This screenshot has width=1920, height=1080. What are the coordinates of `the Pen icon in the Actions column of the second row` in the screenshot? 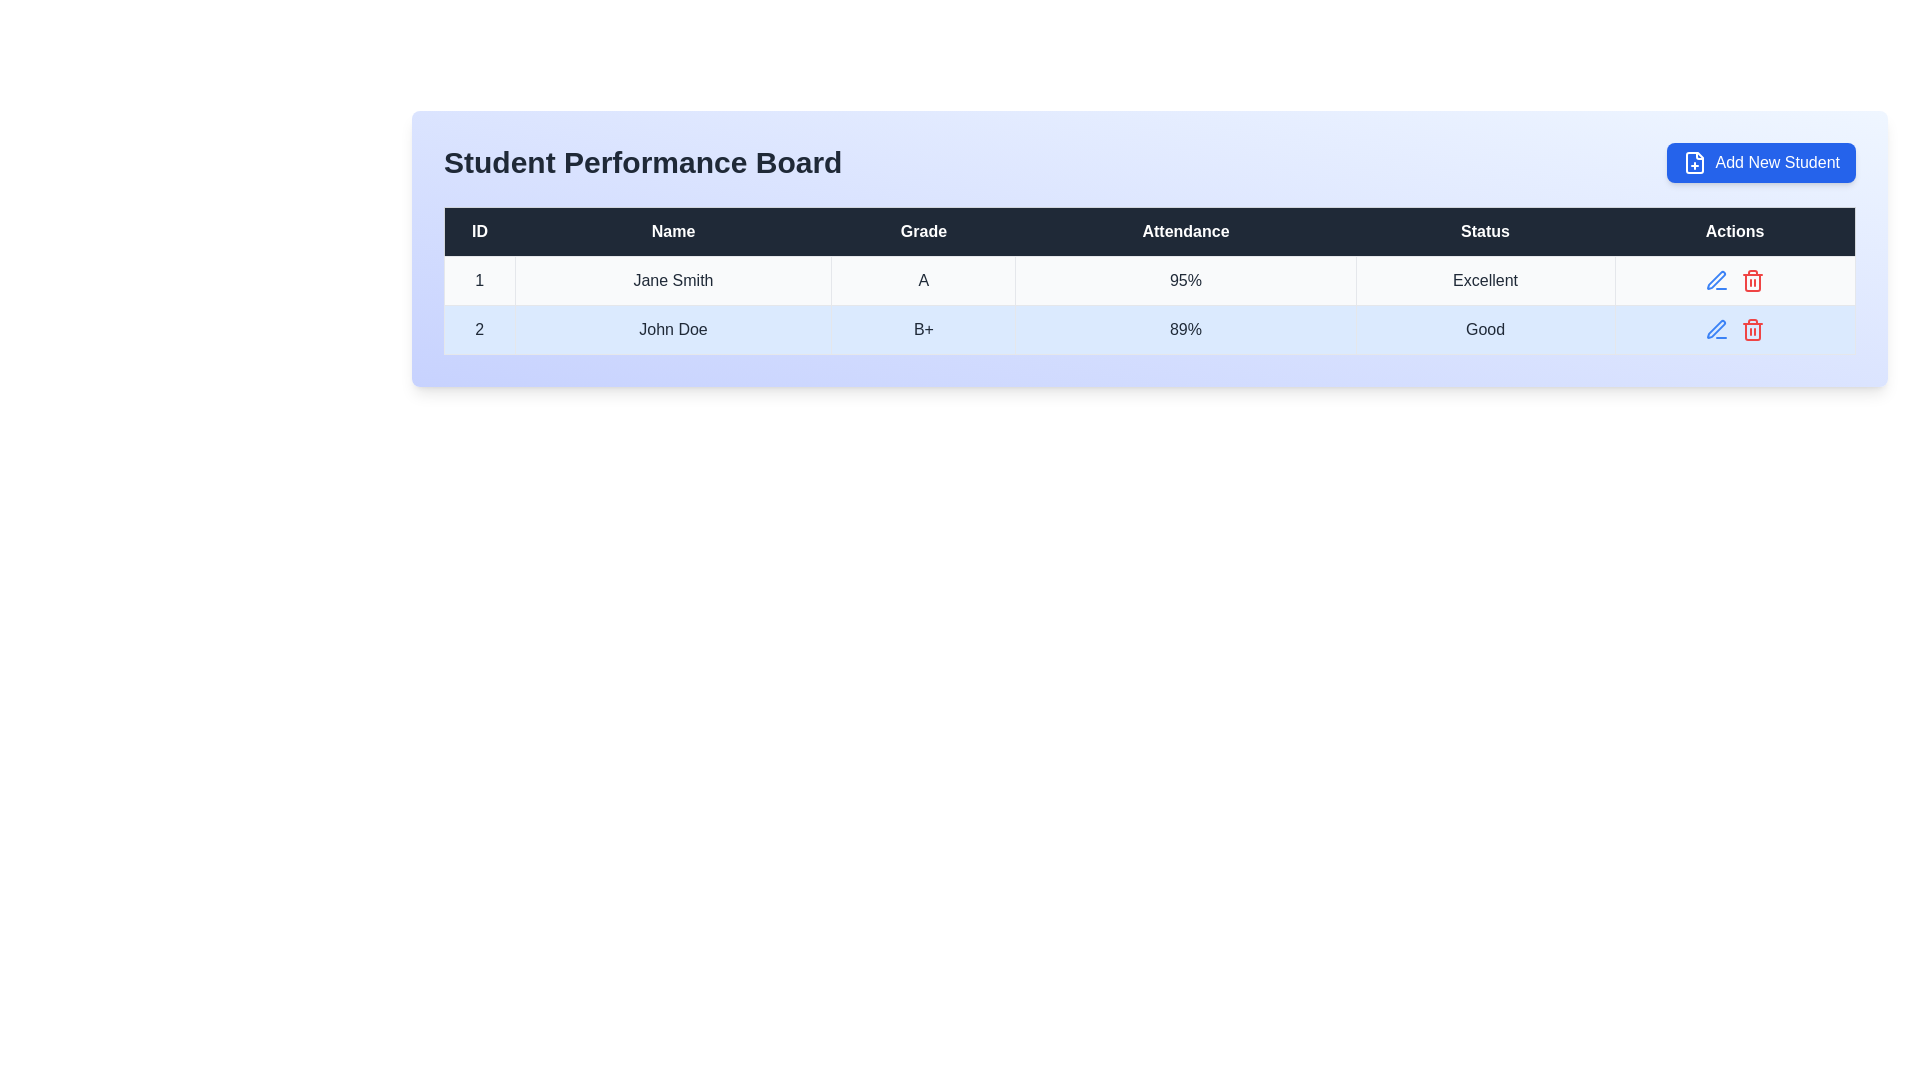 It's located at (1715, 328).